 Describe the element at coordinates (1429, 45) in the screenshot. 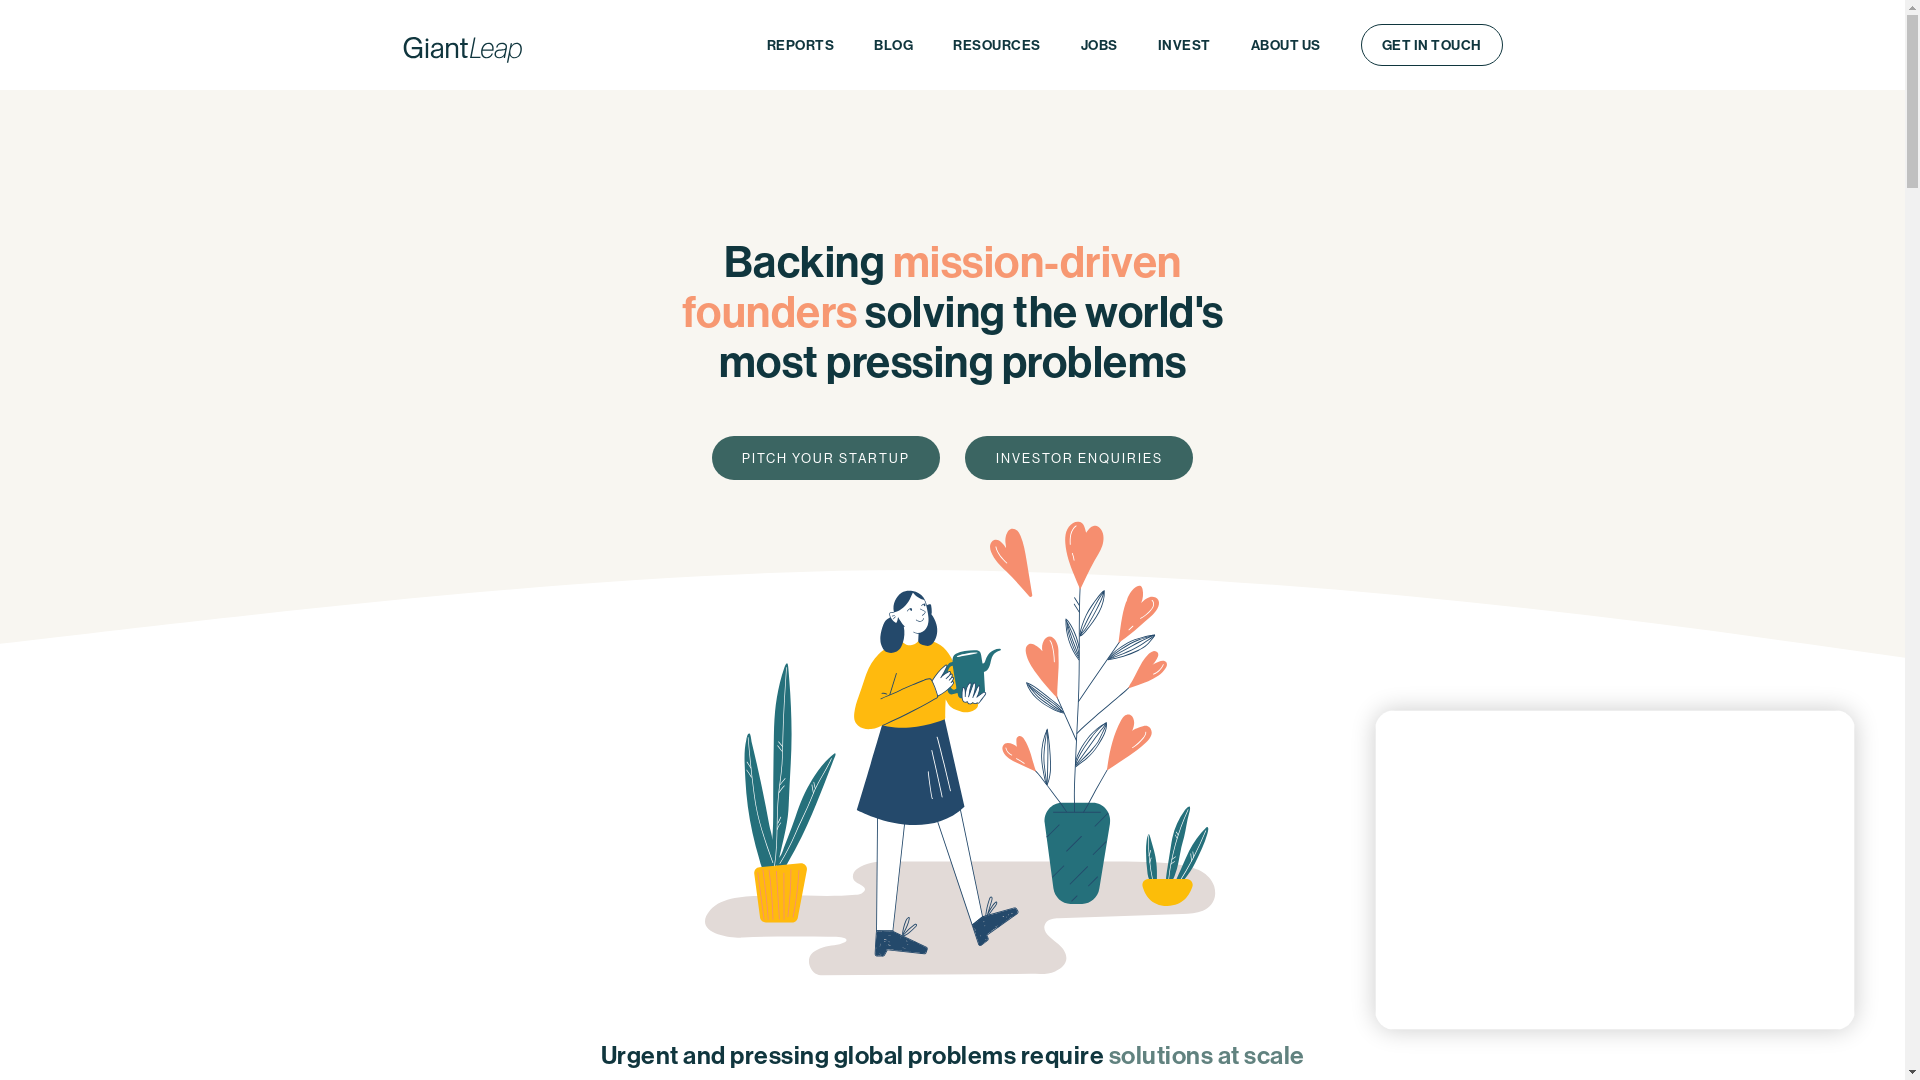

I see `'GET IN TOUCH'` at that location.